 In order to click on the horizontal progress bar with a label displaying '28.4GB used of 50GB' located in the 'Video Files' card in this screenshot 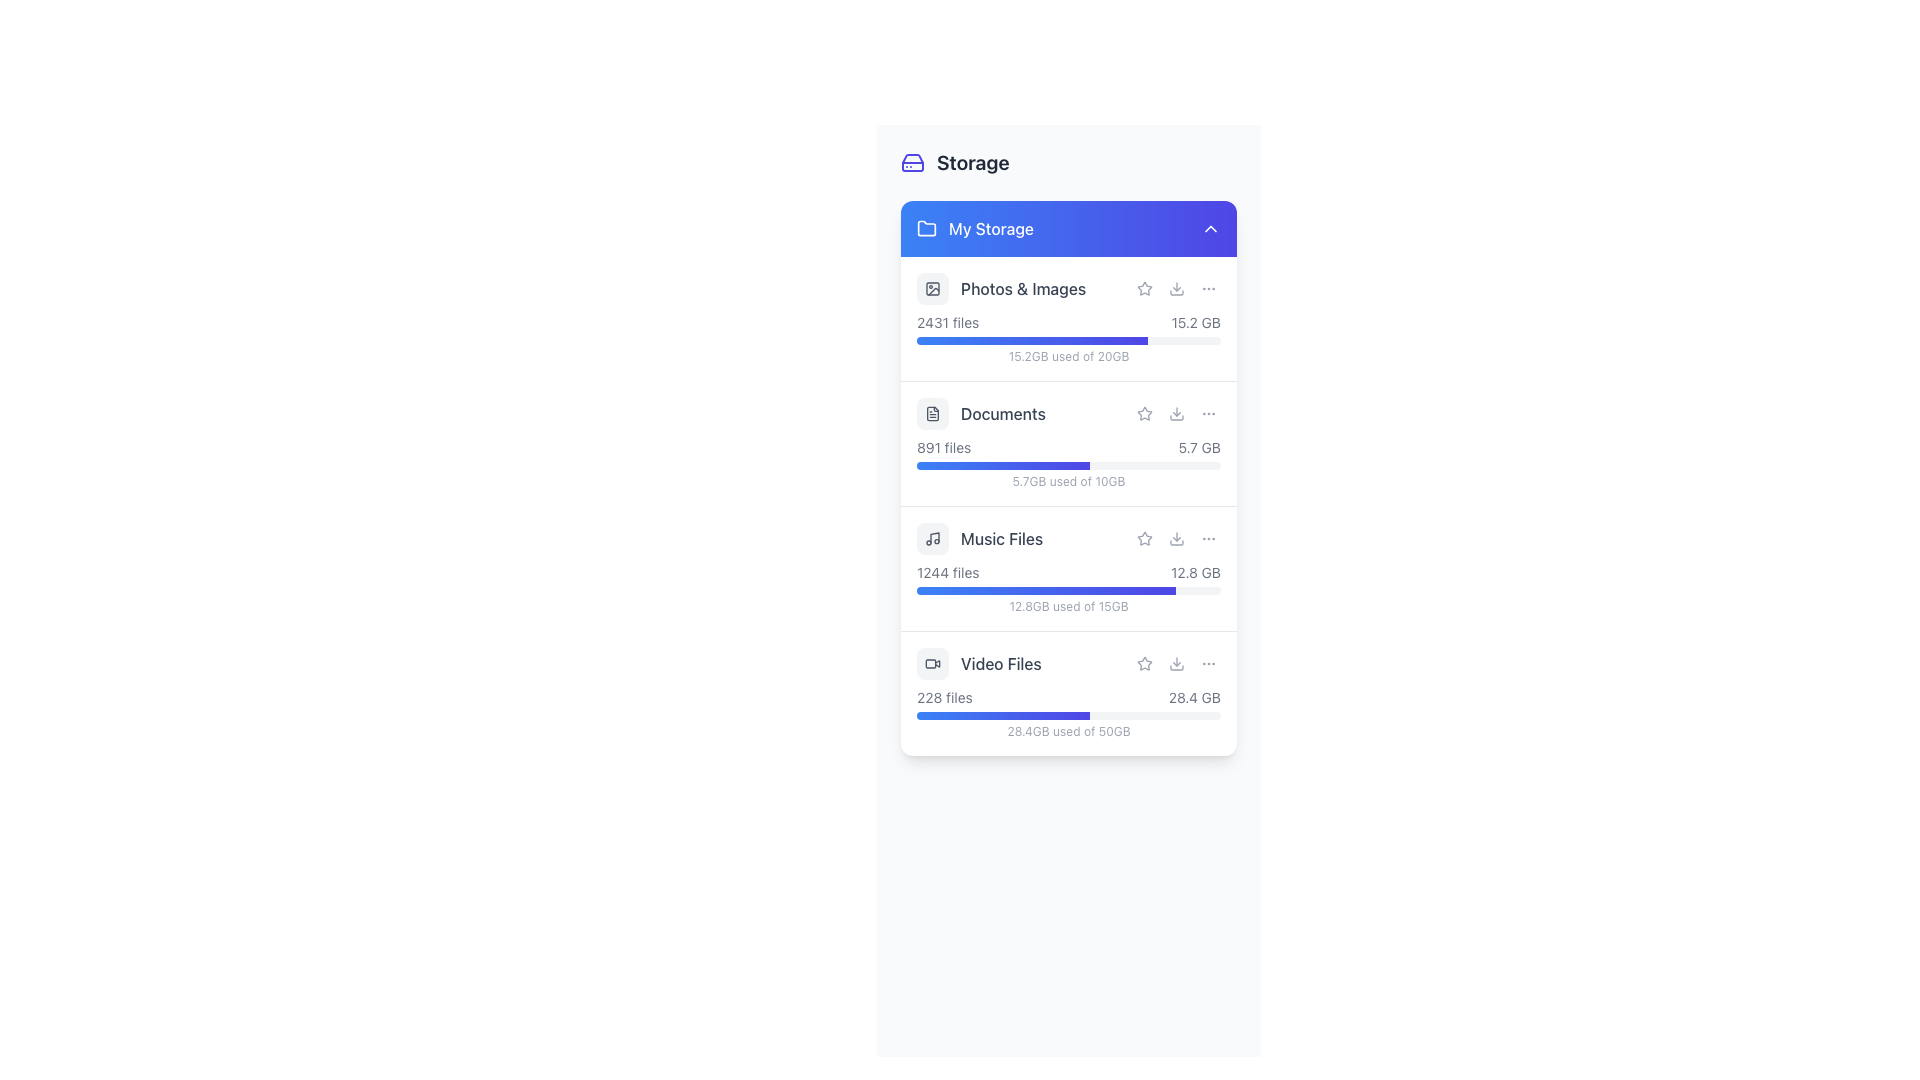, I will do `click(1068, 712)`.